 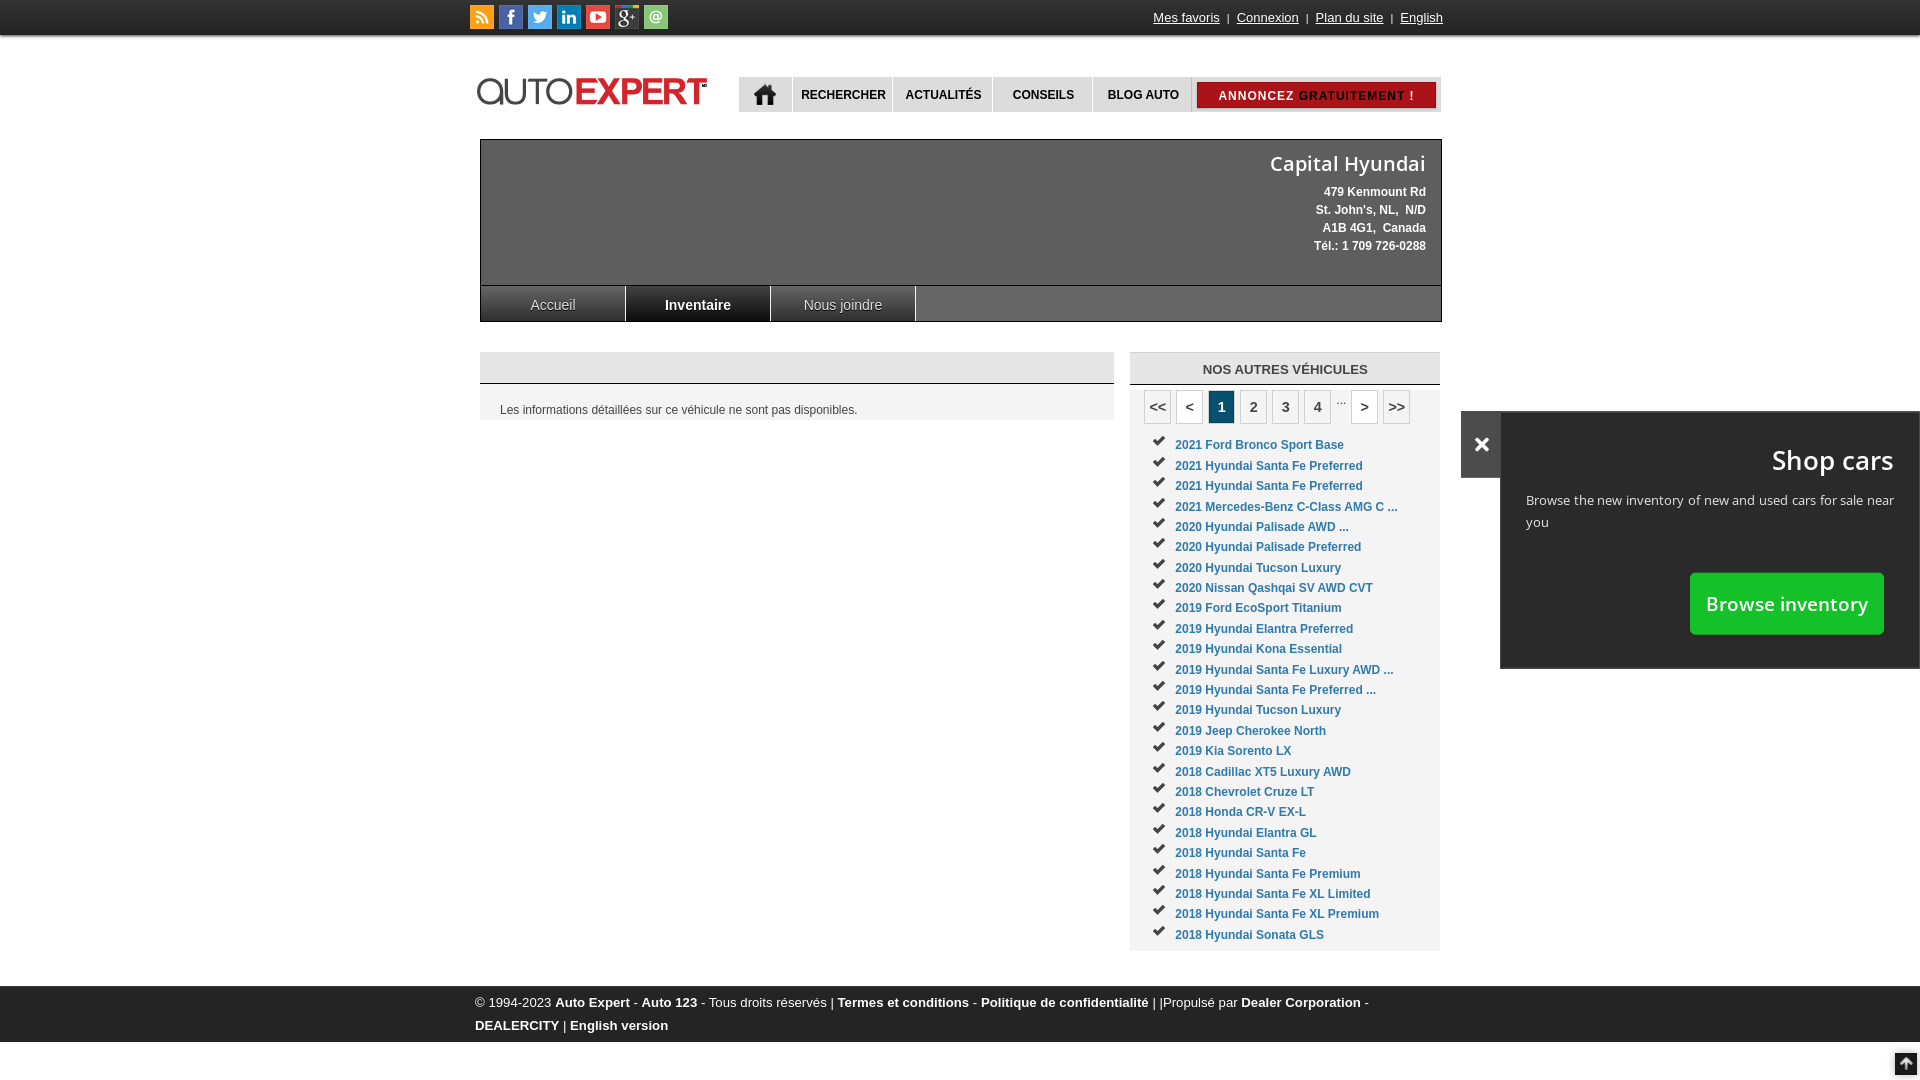 I want to click on '1', so click(x=1207, y=406).